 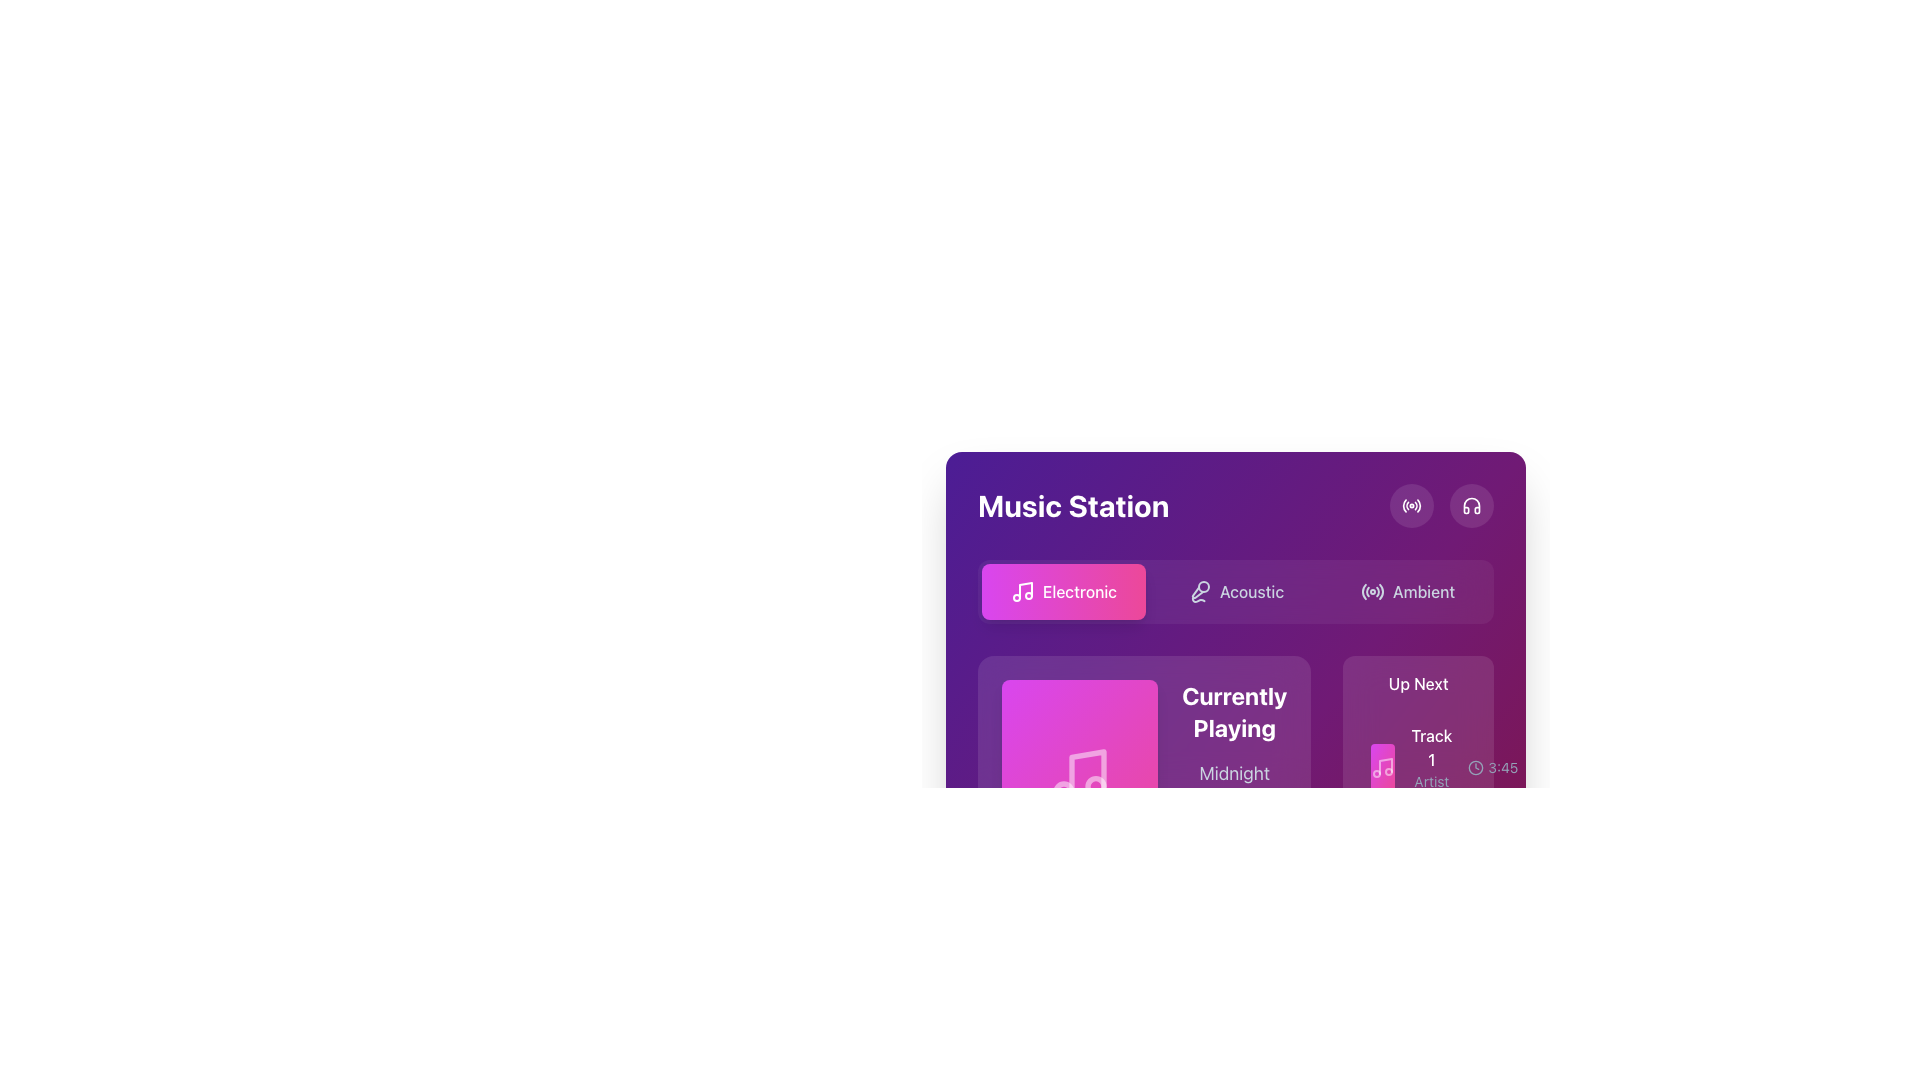 I want to click on the music track icon for 'Track 1' by 'Artist 1', which is positioned on the left side of the list item, so click(x=1382, y=766).